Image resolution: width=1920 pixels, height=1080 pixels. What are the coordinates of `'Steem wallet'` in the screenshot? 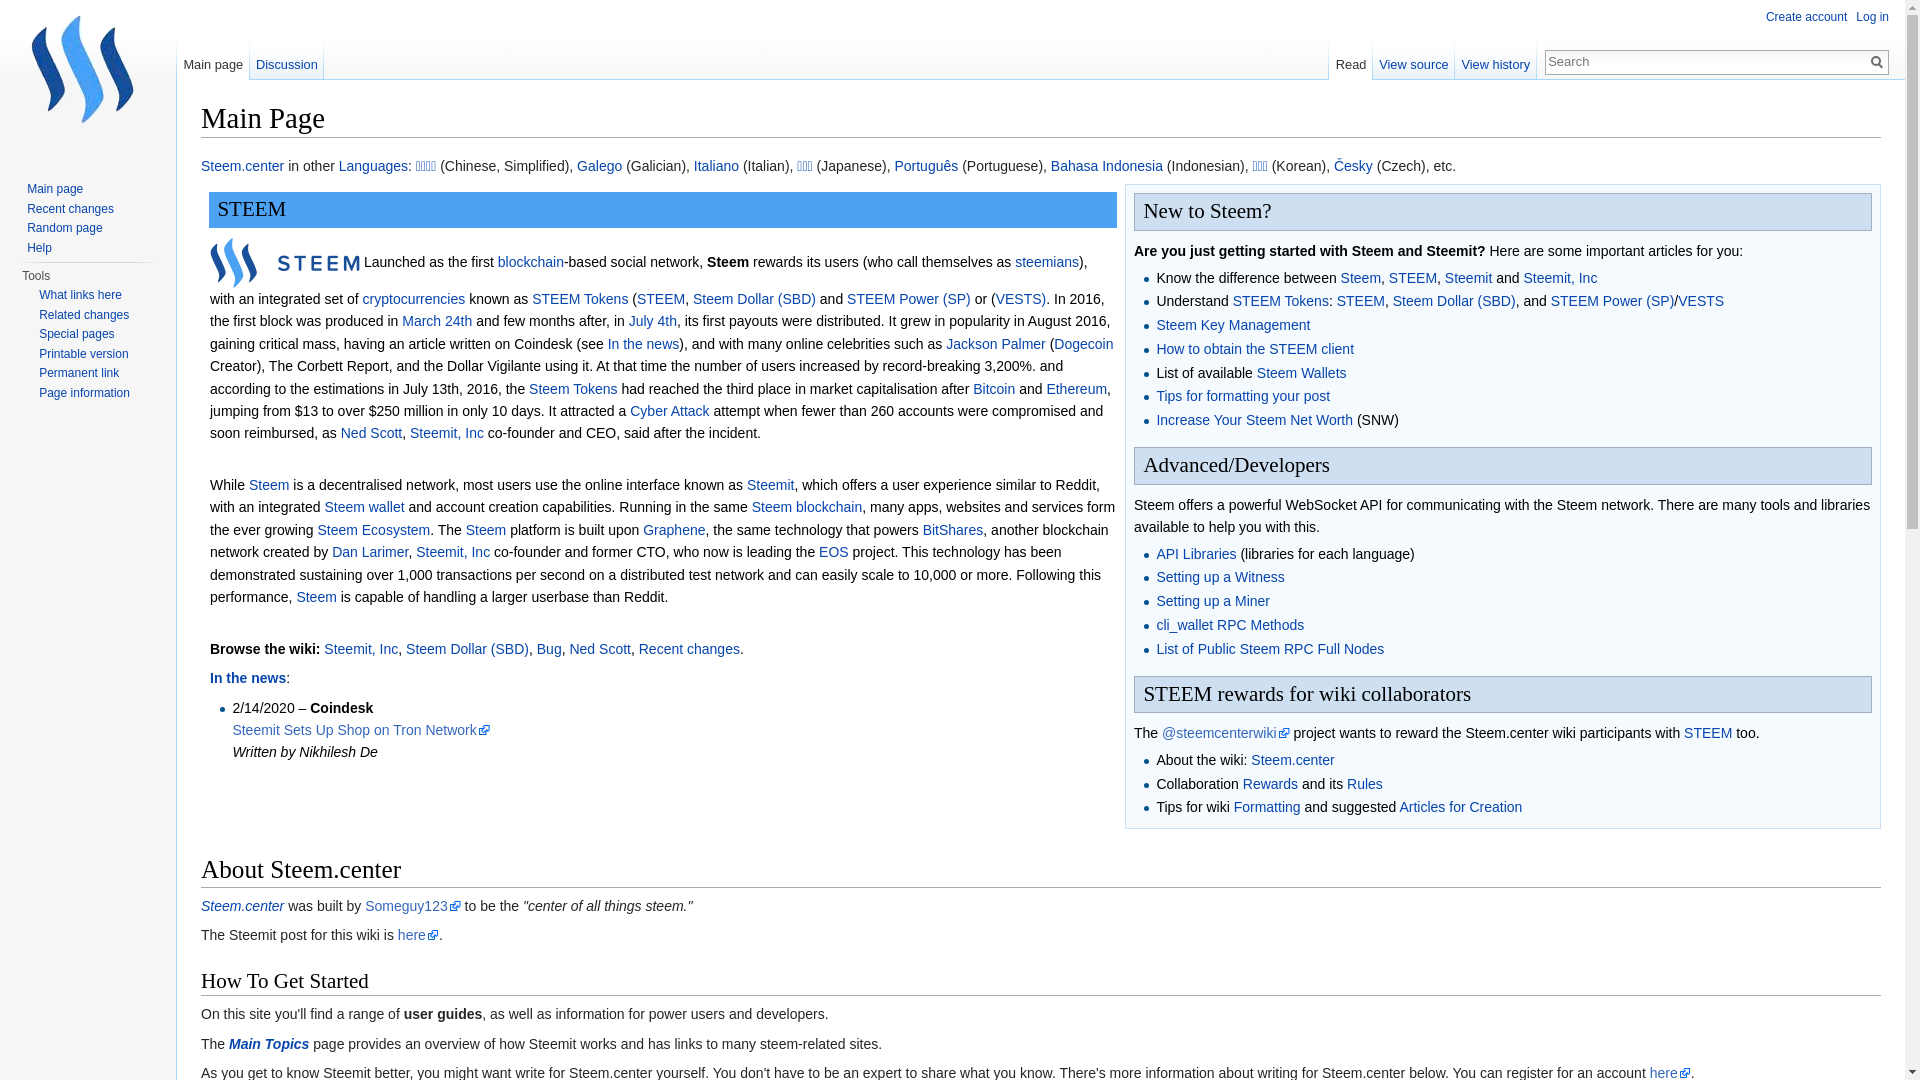 It's located at (364, 505).